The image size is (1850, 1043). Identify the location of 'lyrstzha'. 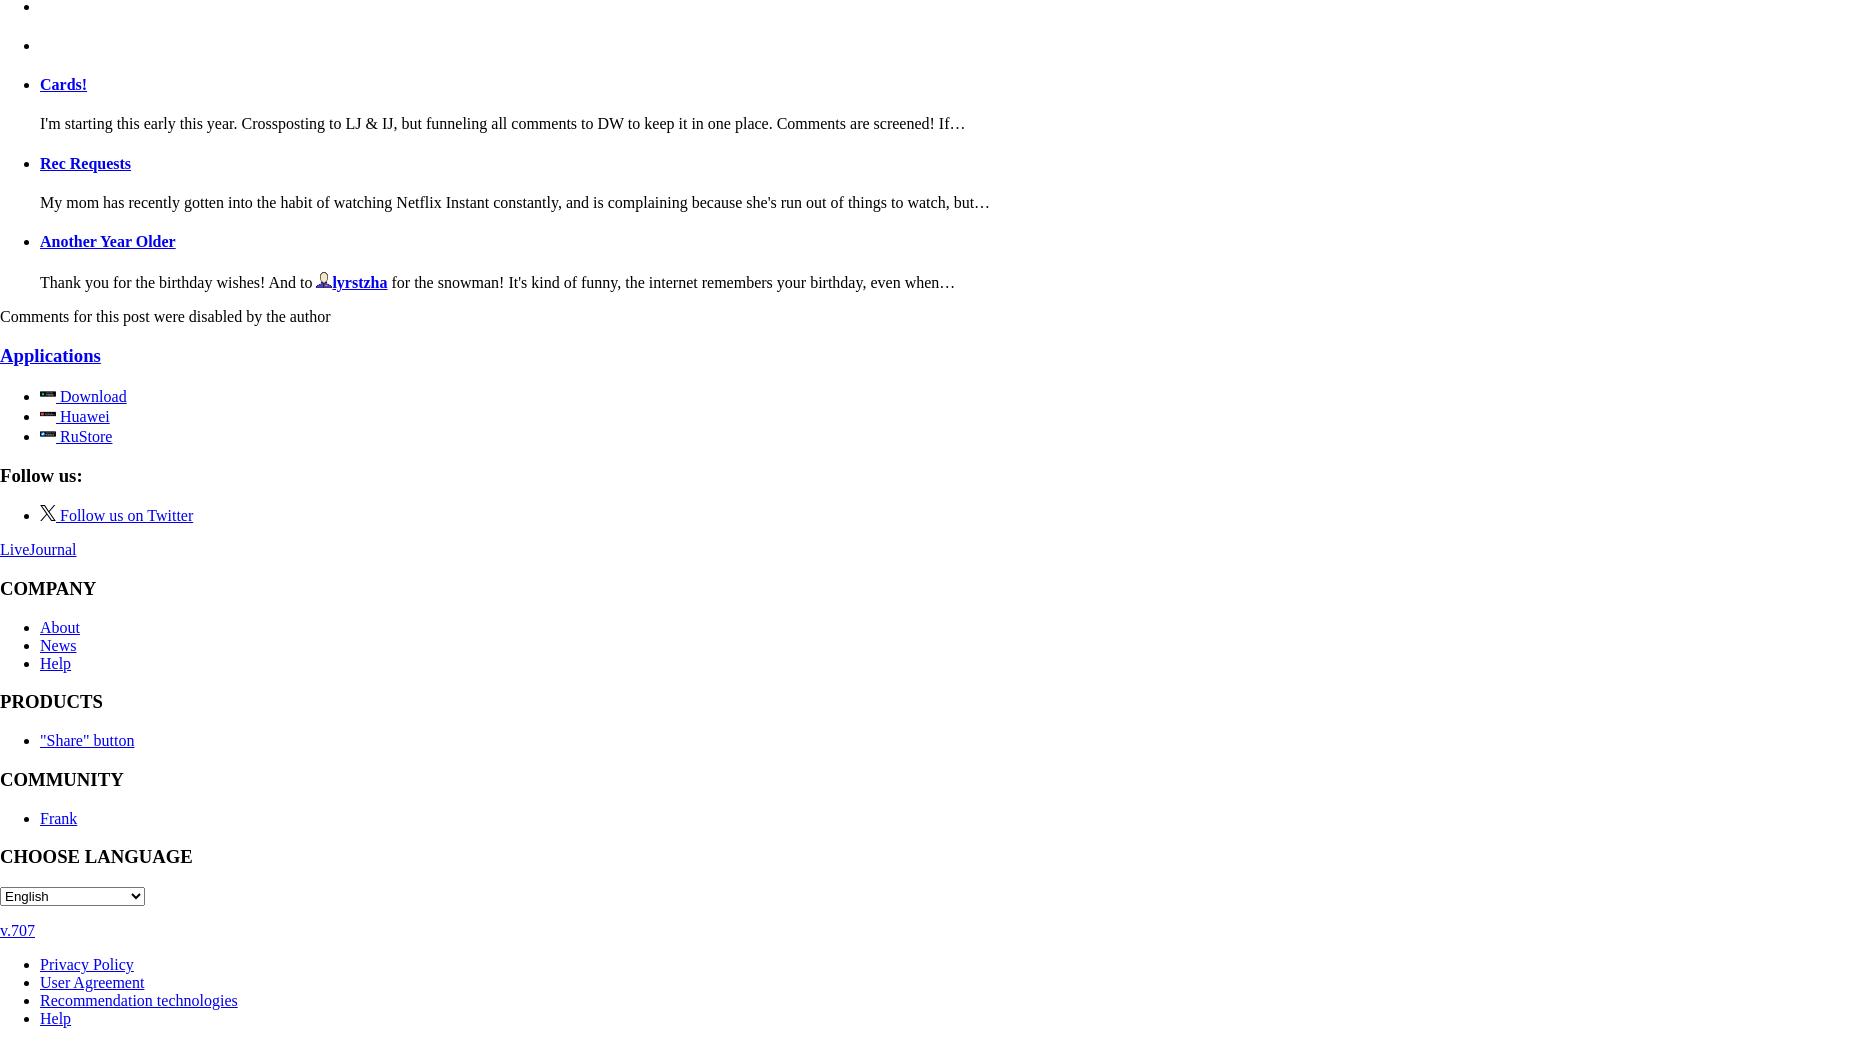
(331, 282).